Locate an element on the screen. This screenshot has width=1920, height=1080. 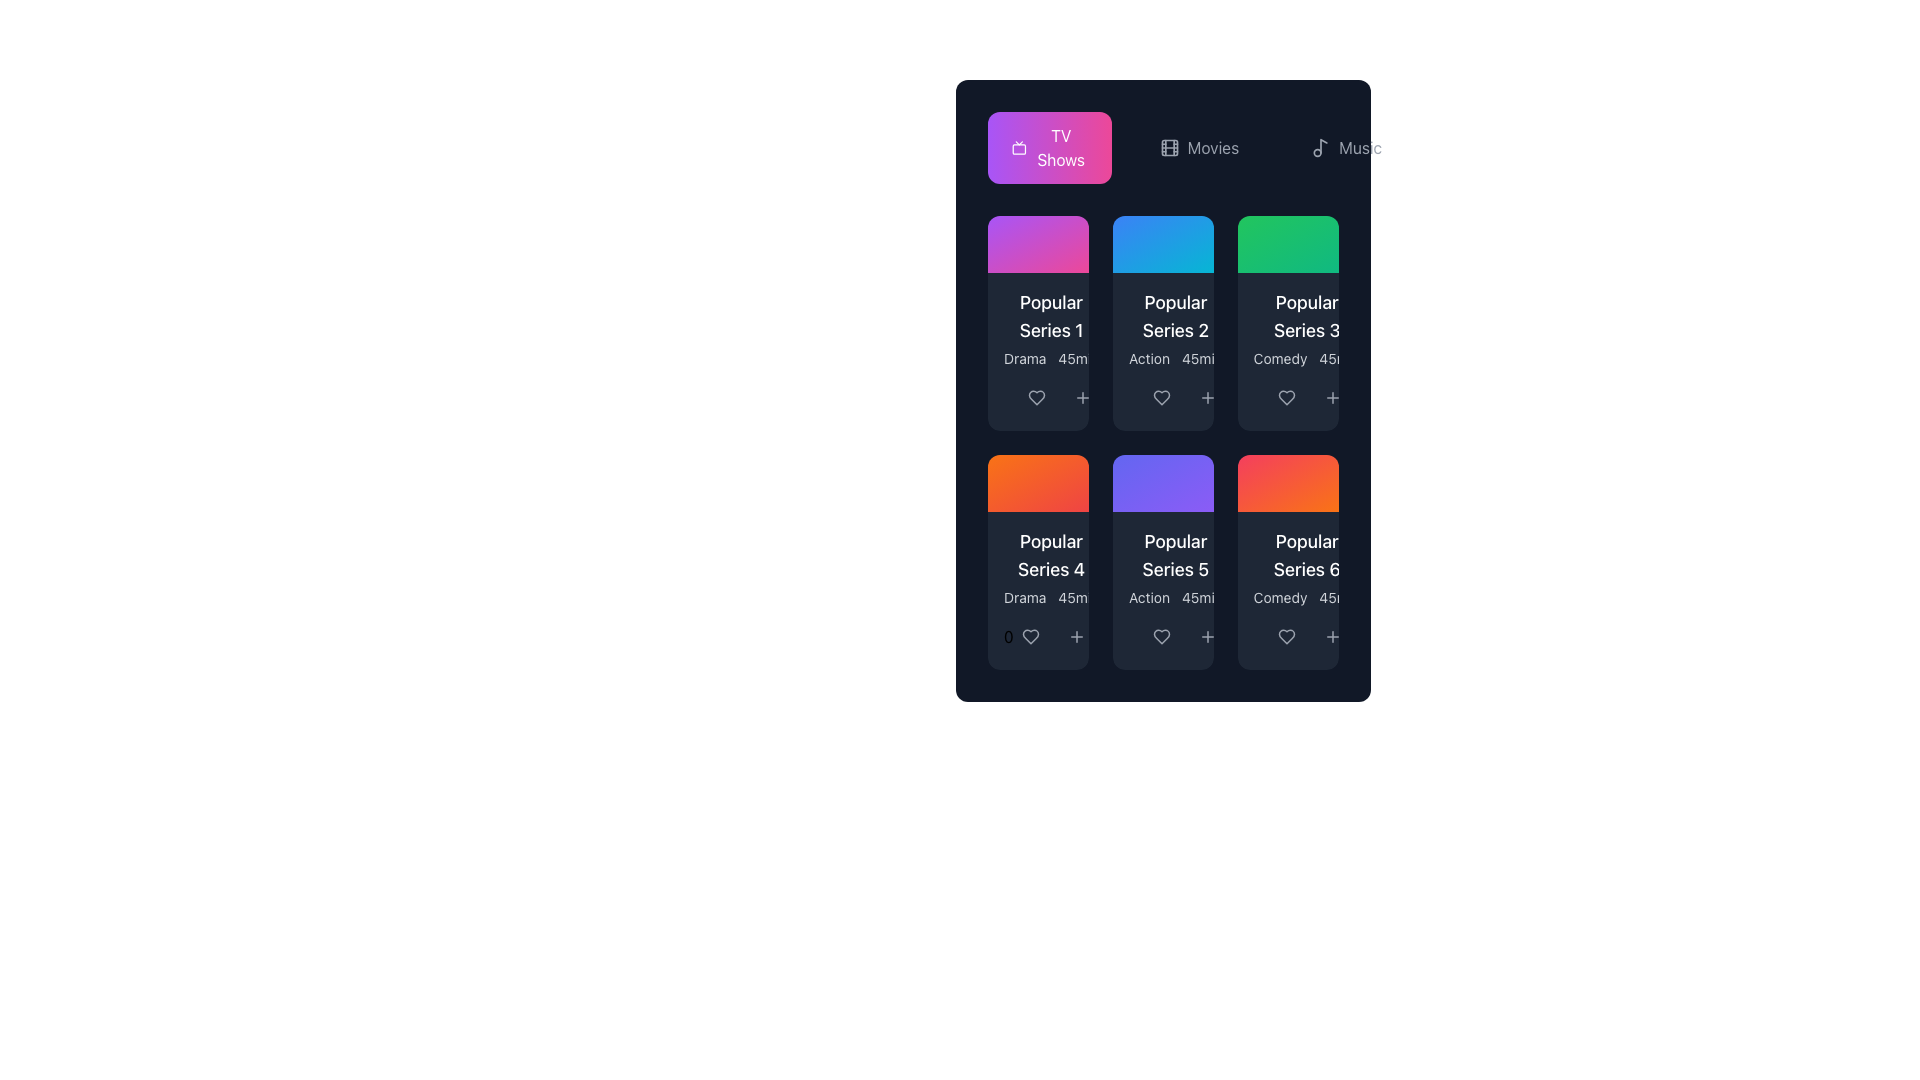
the first button in the navigation group that links to the TV Shows section is located at coordinates (1048, 146).